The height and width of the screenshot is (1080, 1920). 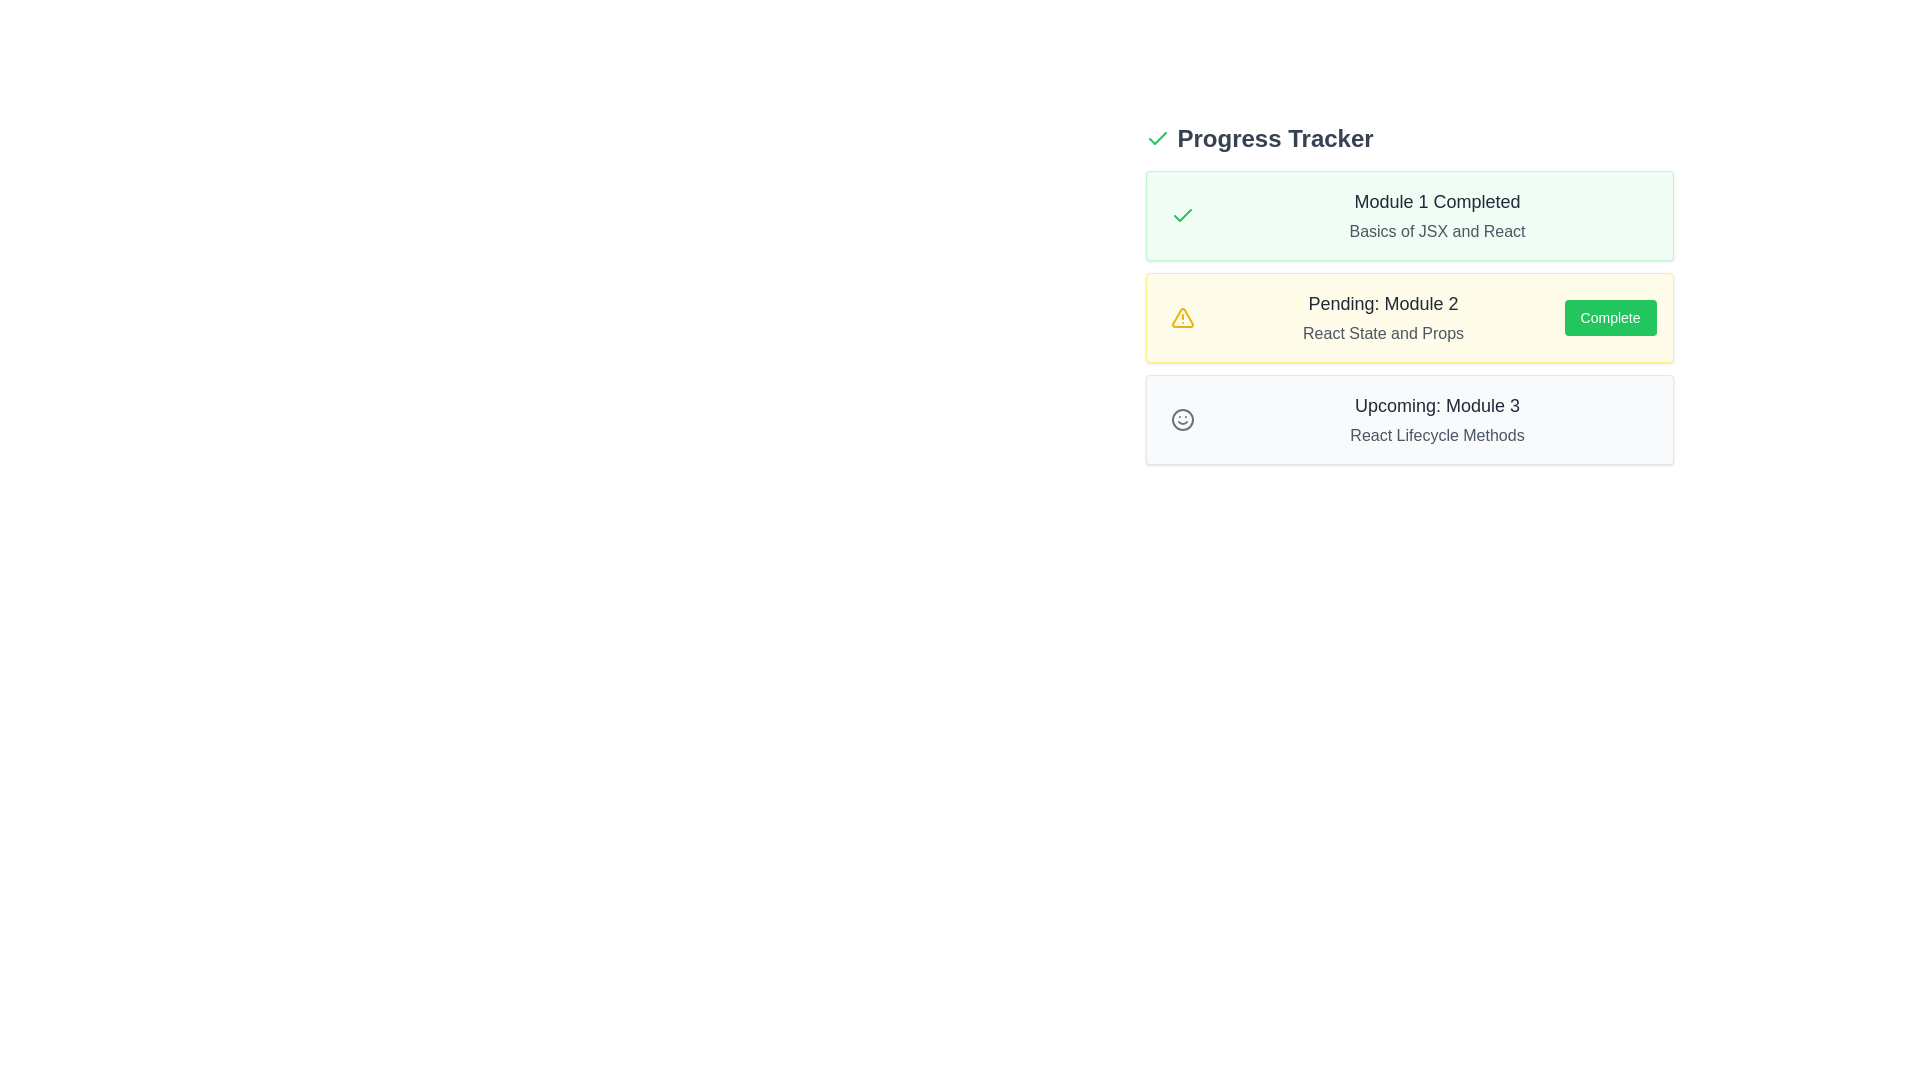 What do you see at coordinates (1610, 316) in the screenshot?
I see `the green button labeled 'Complete' located at the bottom-right corner of the 'Pending: Module 2 - React State and Props' progress tracker` at bounding box center [1610, 316].